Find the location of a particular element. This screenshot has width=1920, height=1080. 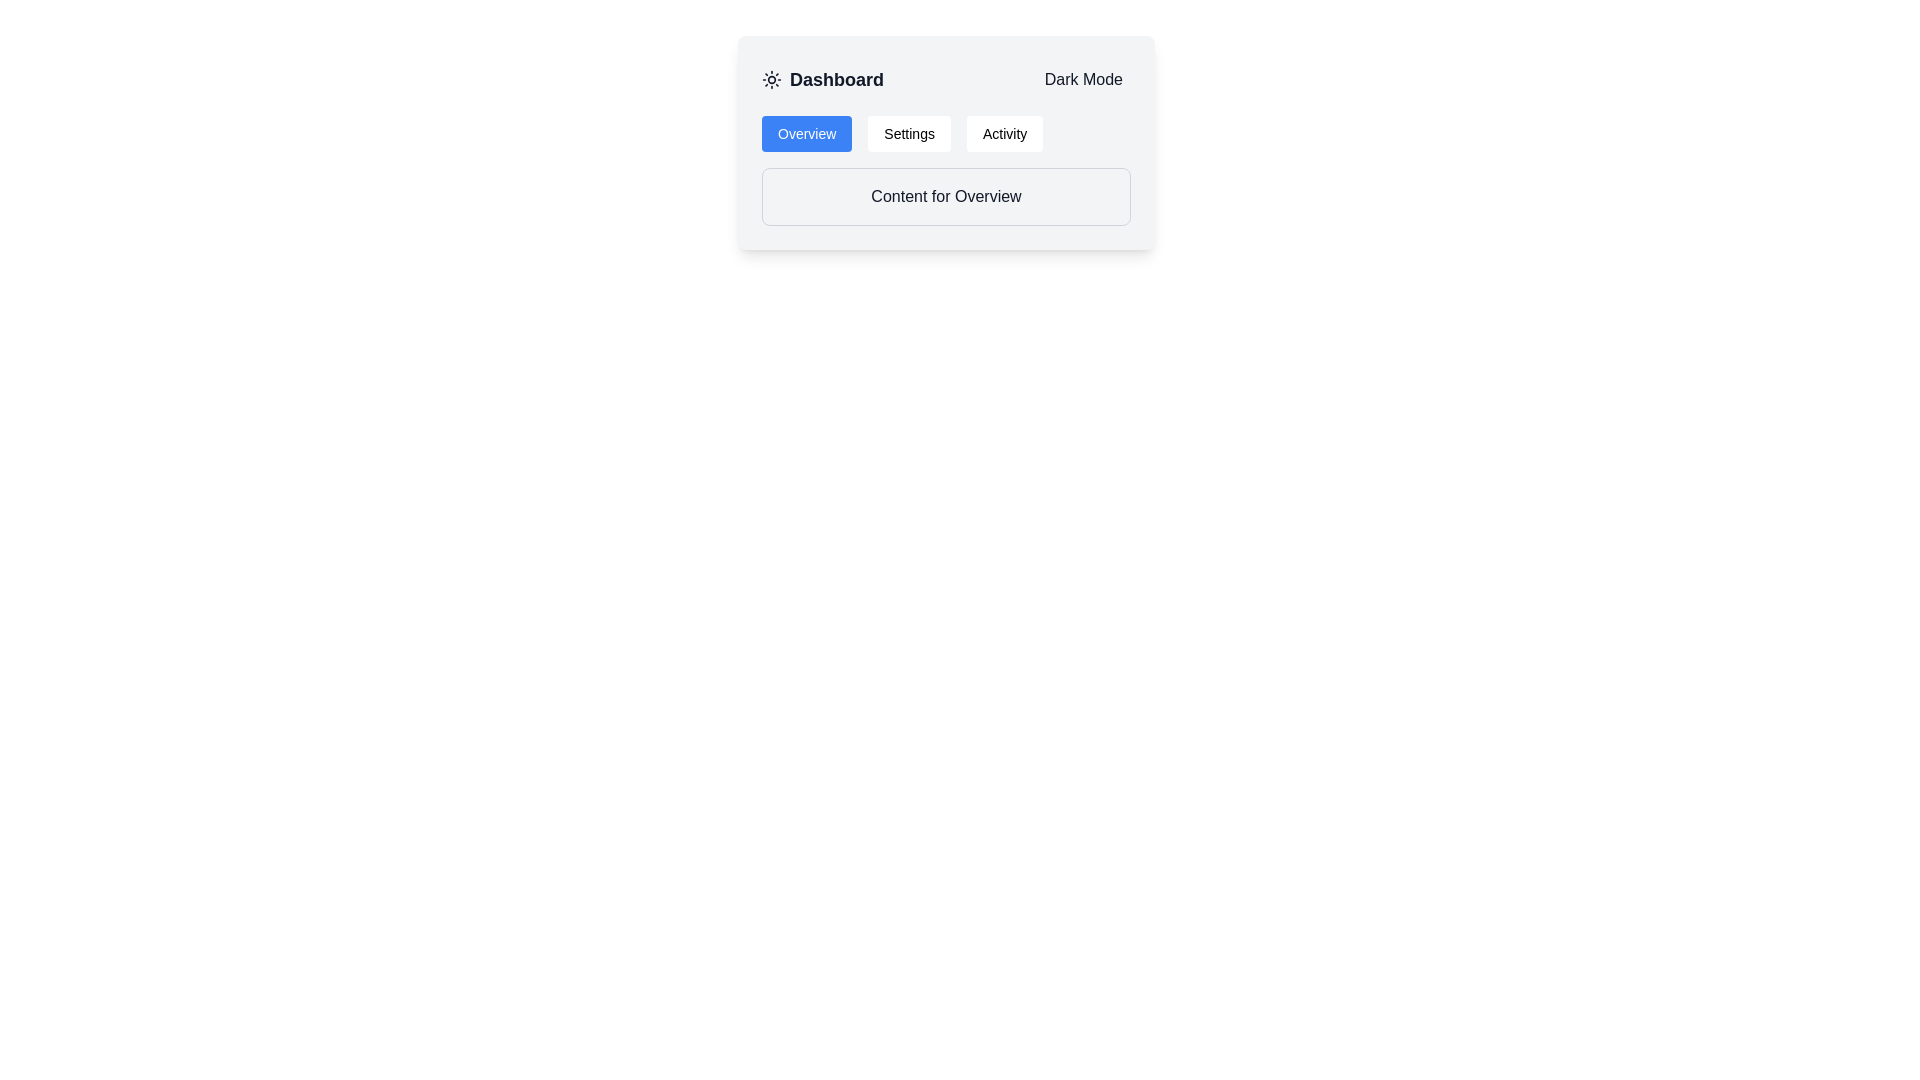

the 'Overview' navigation button located under the 'Dashboard' heading for keyboard navigation is located at coordinates (807, 134).